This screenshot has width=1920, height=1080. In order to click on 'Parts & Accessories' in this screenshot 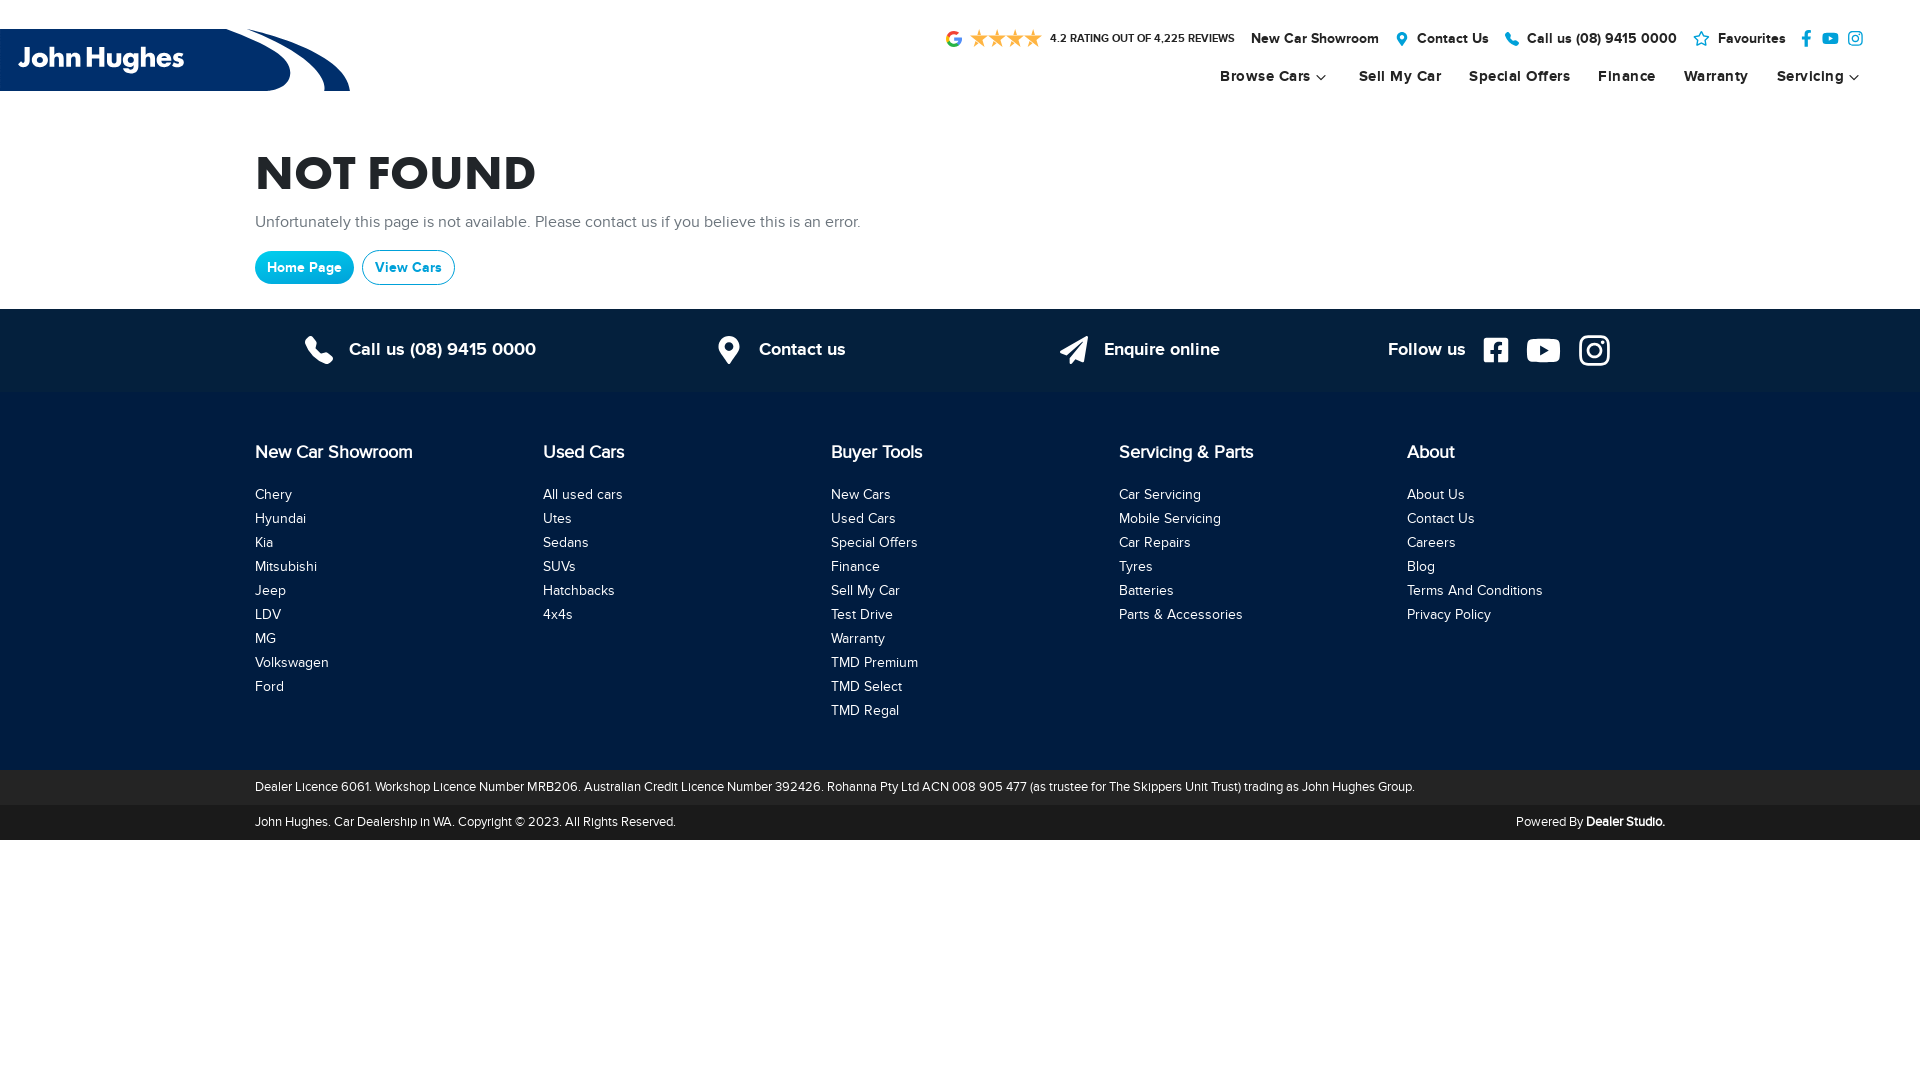, I will do `click(1180, 613)`.